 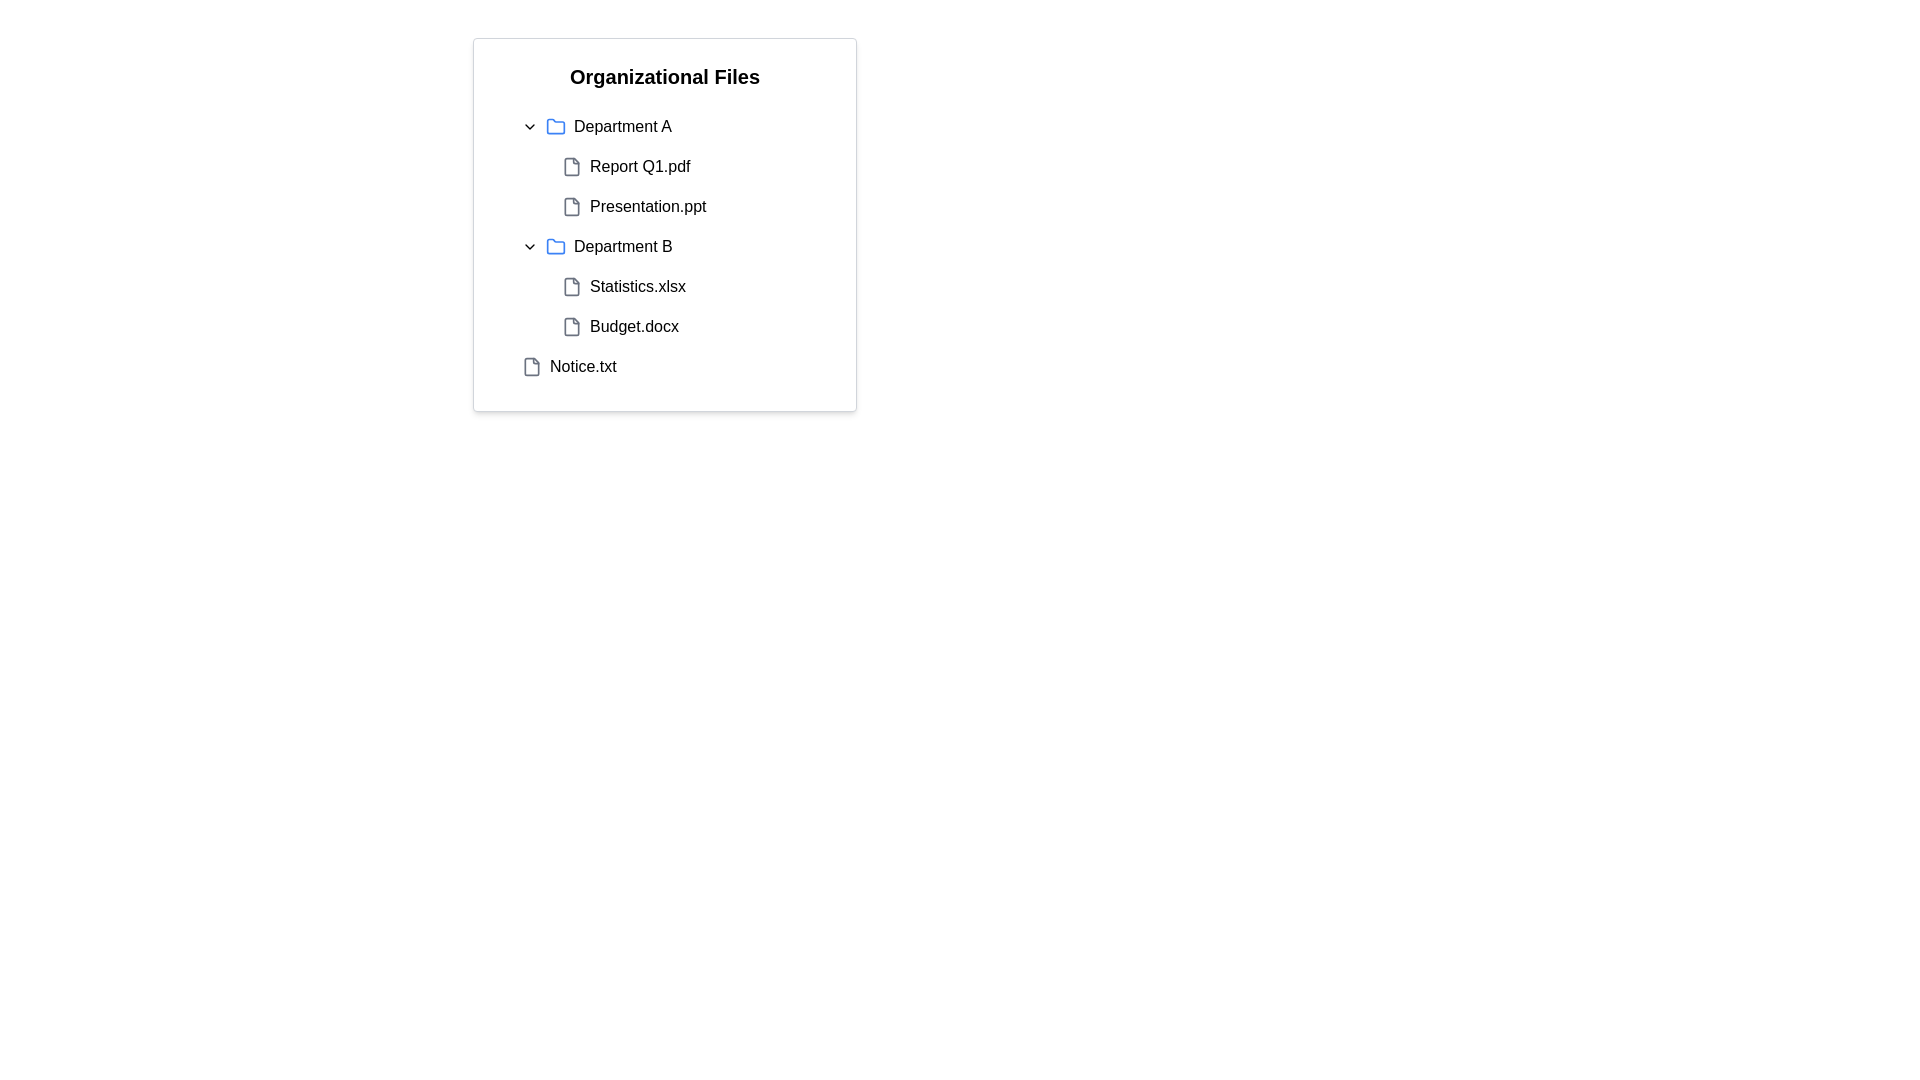 I want to click on the document icon next to 'Statistics.xlsx' in the 'Department B' section of the file list interface, so click(x=570, y=286).